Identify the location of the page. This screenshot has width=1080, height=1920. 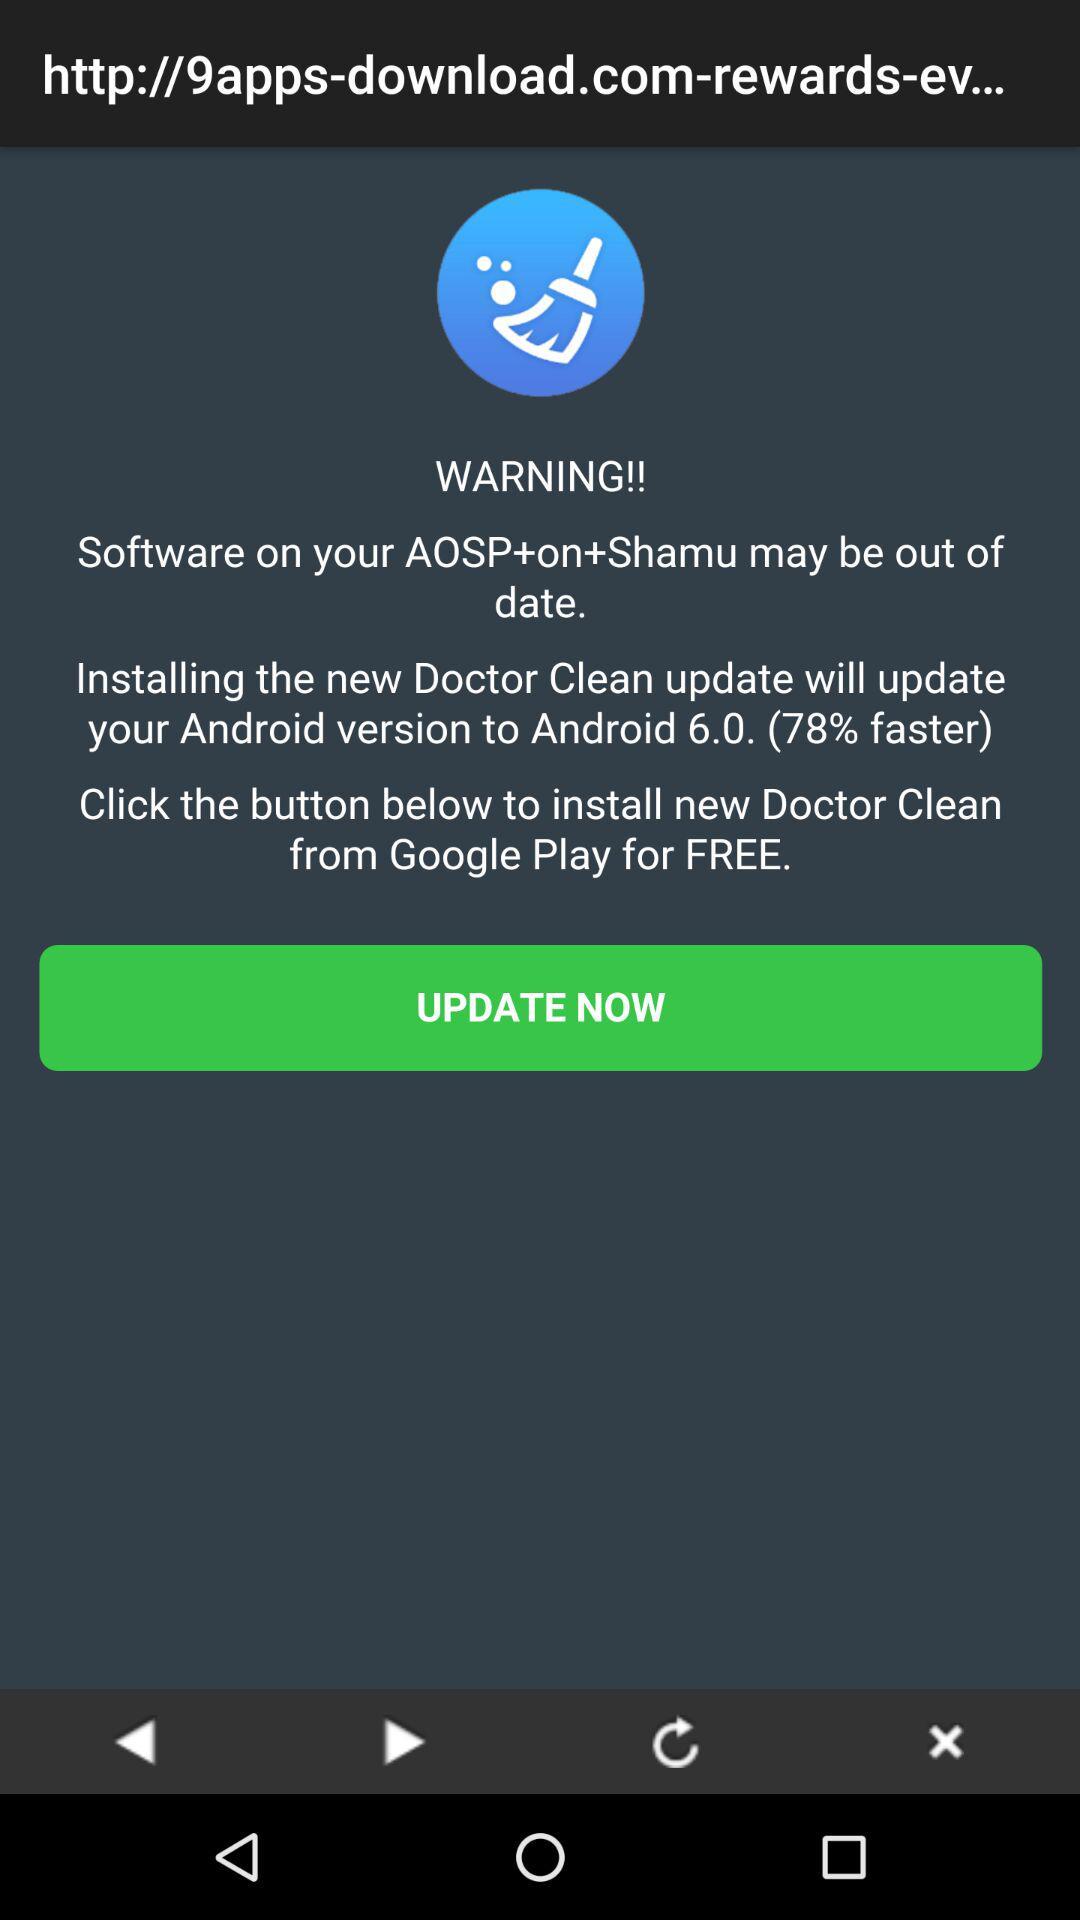
(945, 1740).